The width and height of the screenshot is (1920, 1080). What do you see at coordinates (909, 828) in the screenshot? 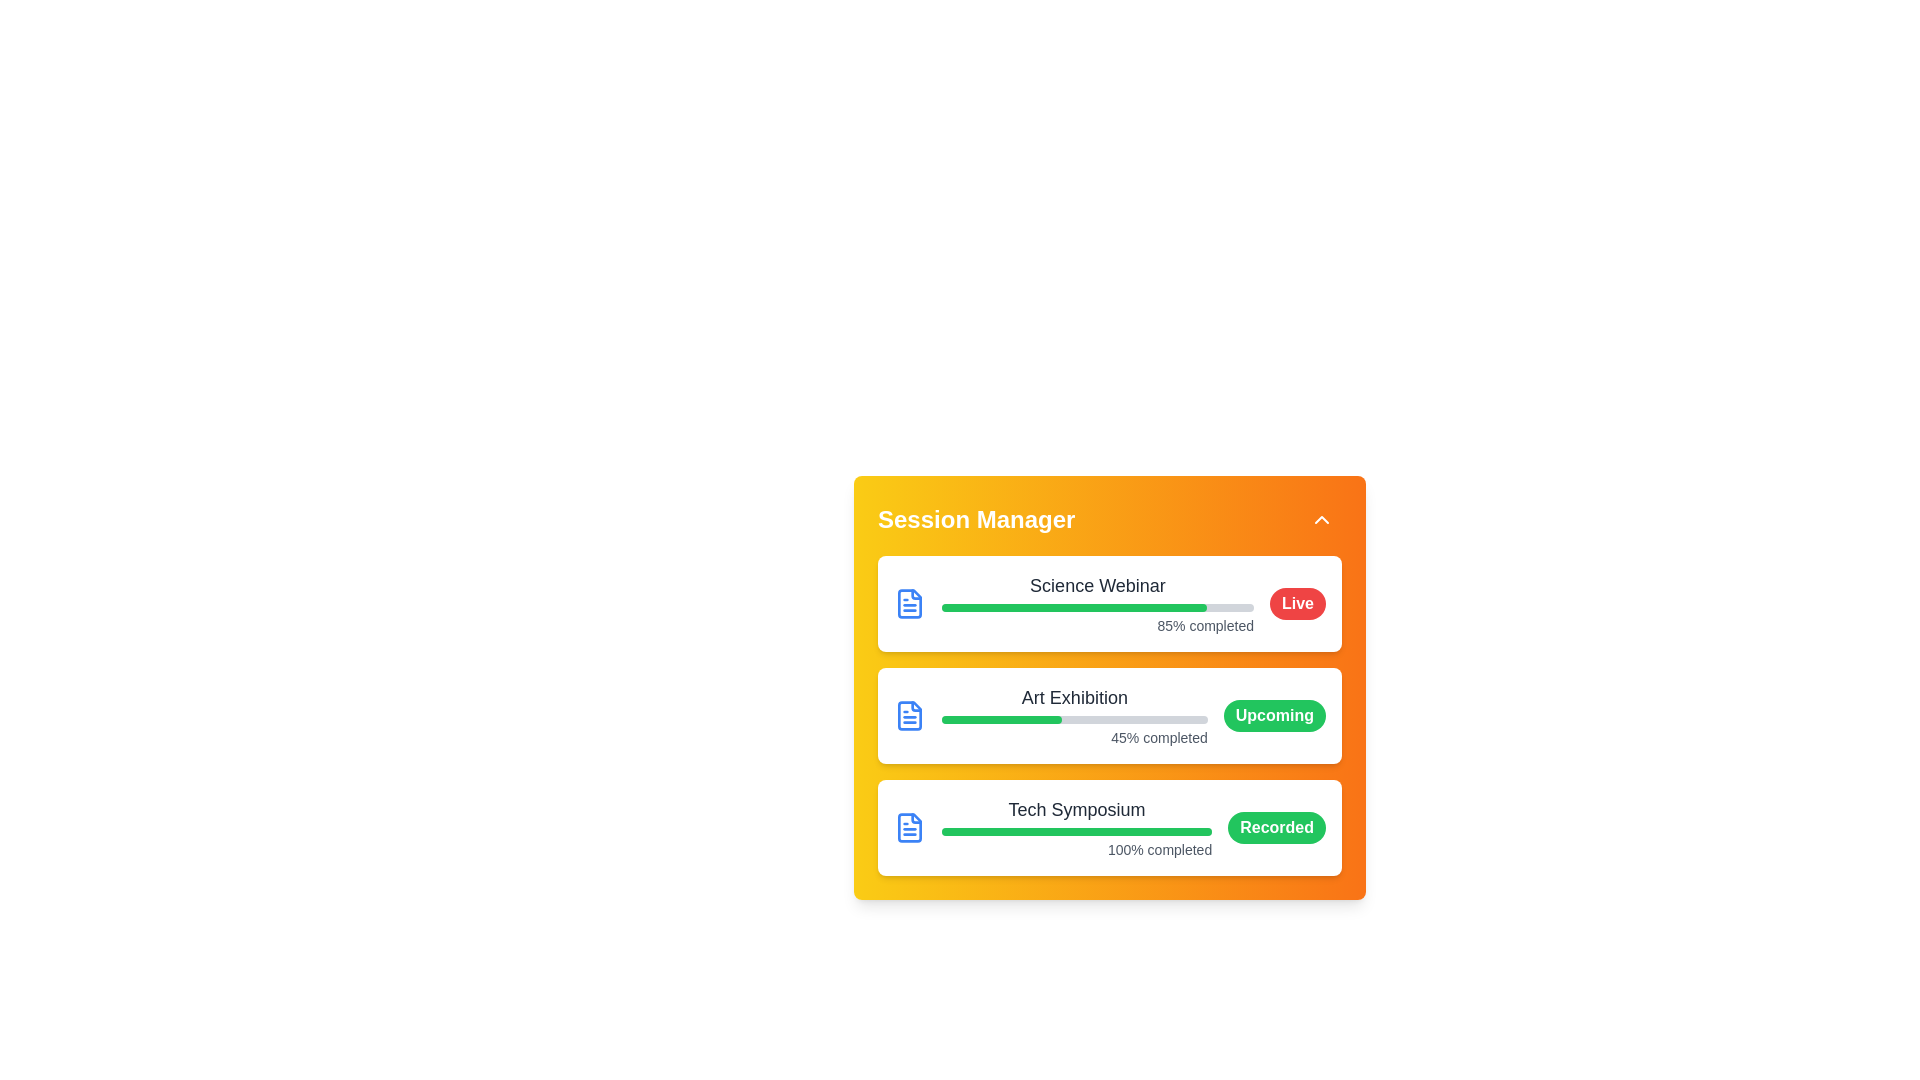
I see `the document icon with a blue outline and folded corner, located within the first card labeled 'Science Webinar' in the Session Manager interface` at bounding box center [909, 828].